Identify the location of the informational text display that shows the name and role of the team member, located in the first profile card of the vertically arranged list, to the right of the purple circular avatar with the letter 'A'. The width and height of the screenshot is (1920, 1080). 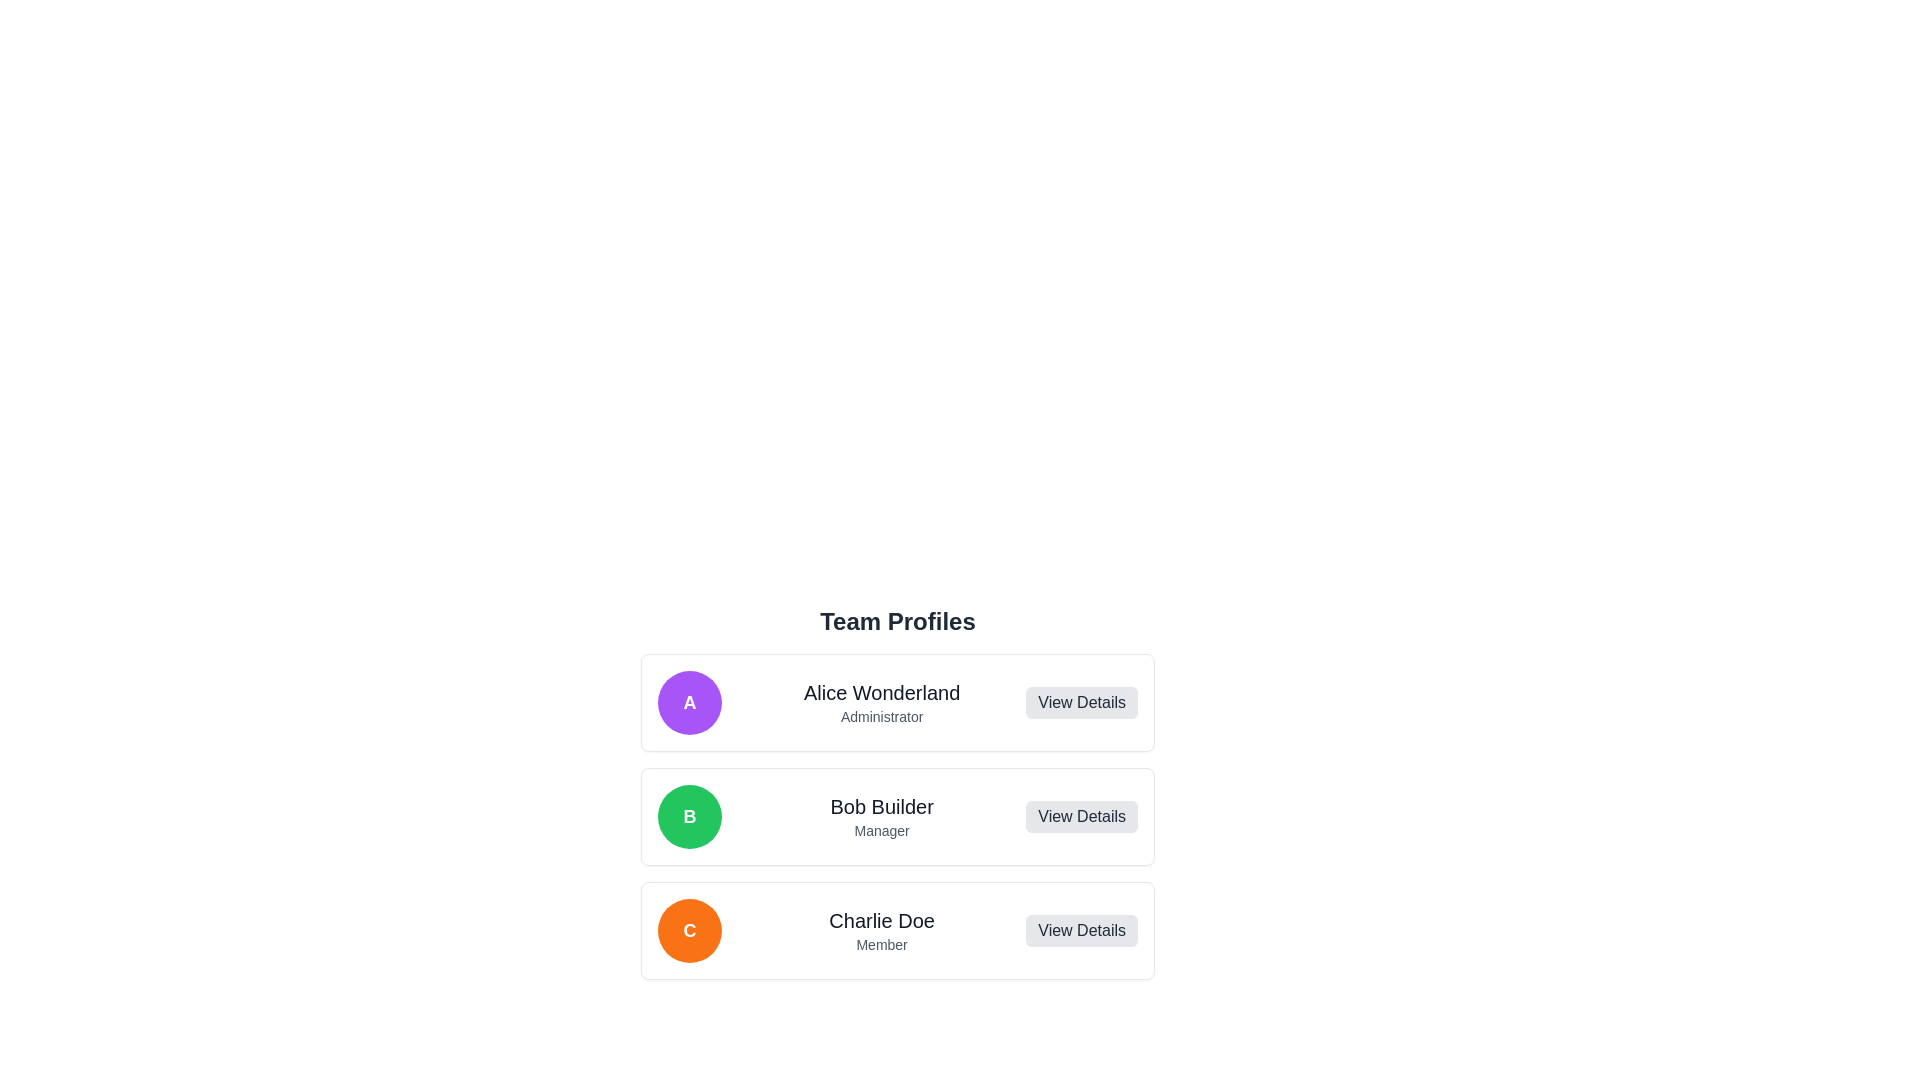
(881, 701).